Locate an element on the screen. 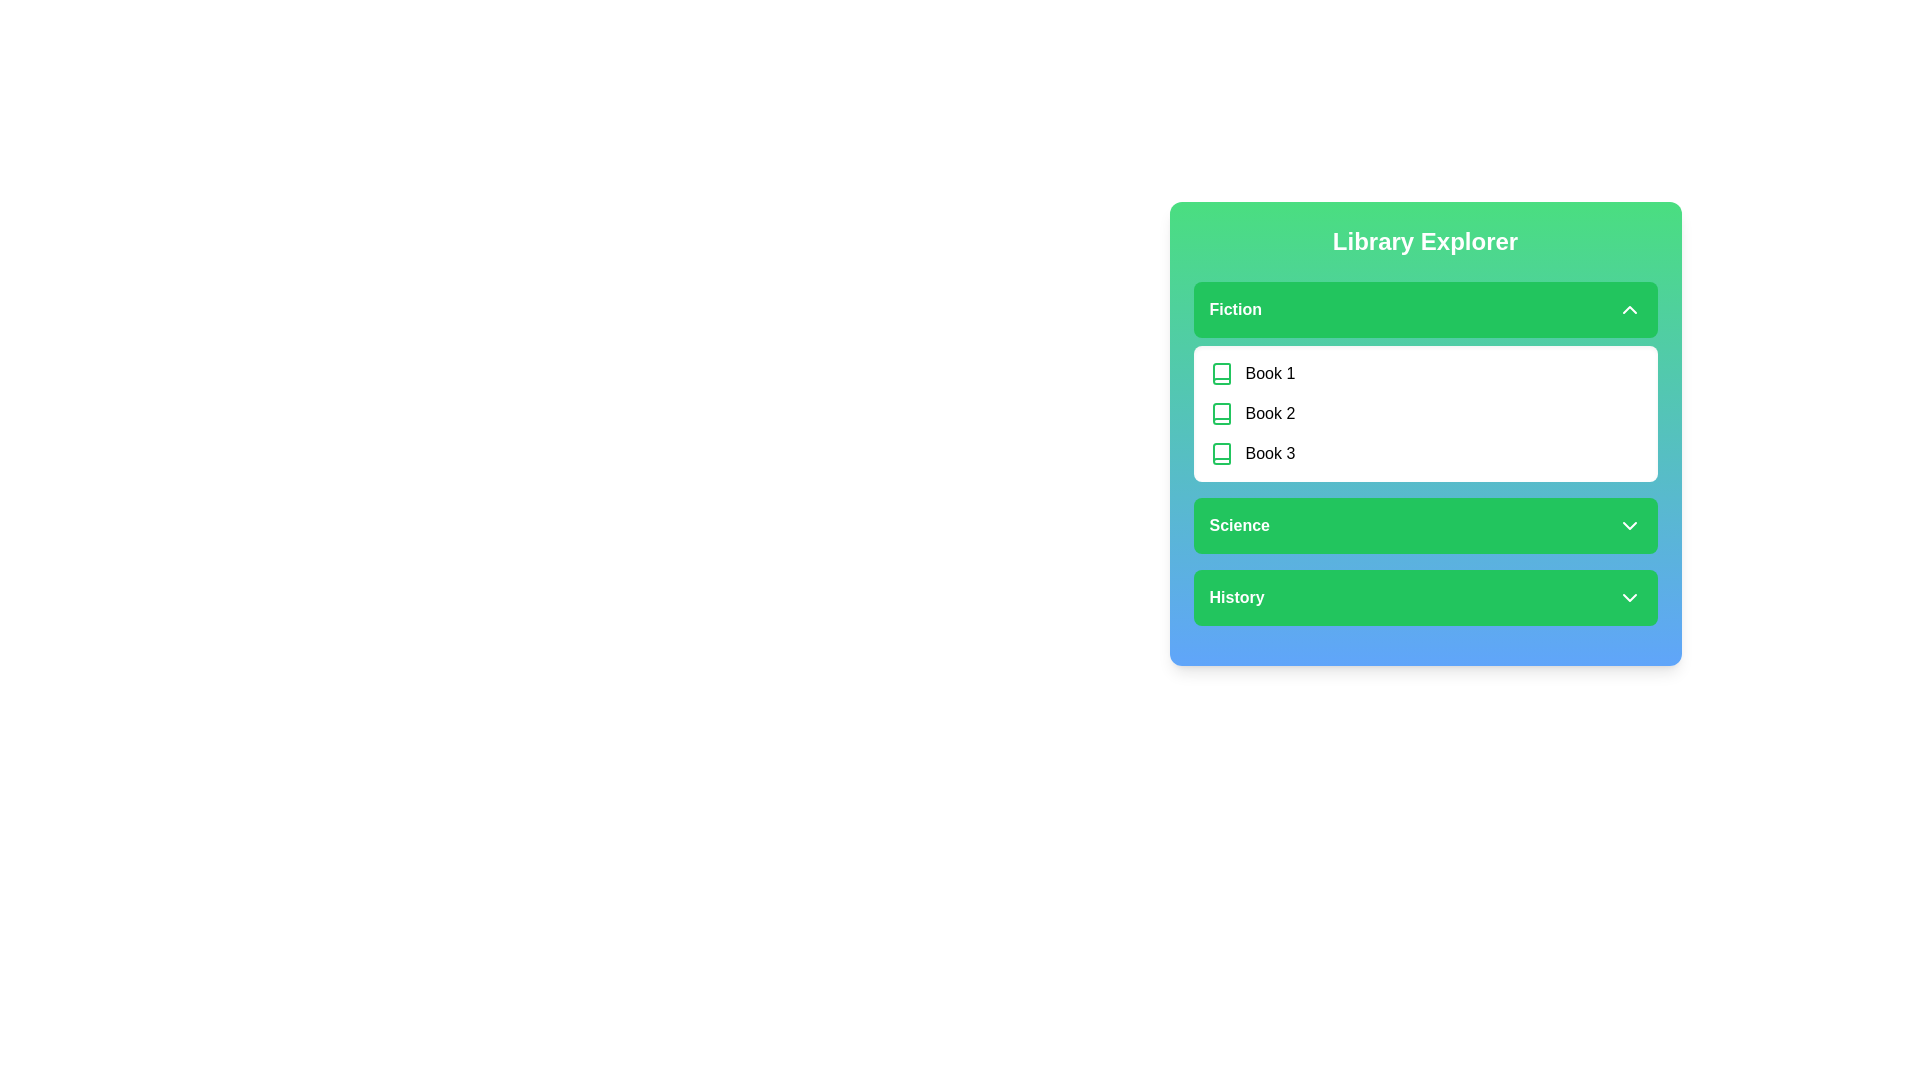 This screenshot has width=1920, height=1080. the toggle button of the section labeled History to expand or collapse it is located at coordinates (1424, 596).